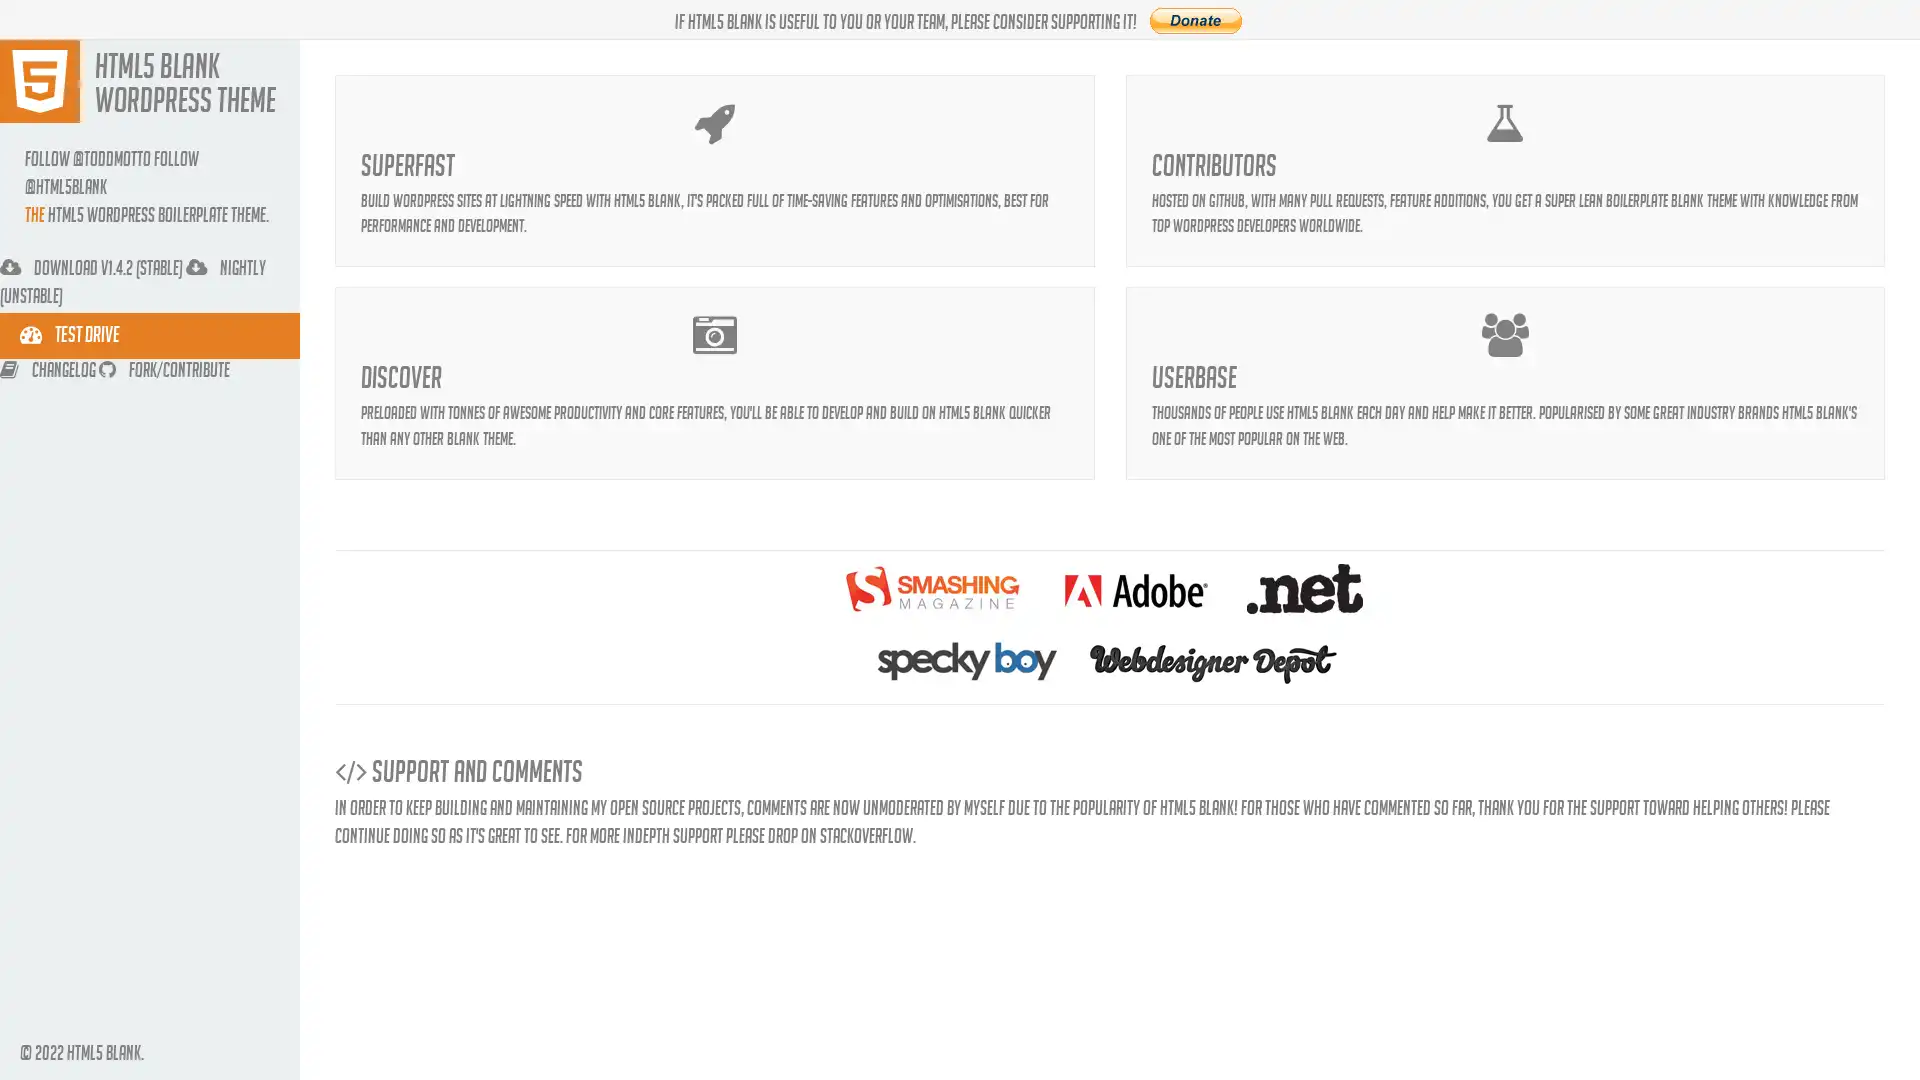  I want to click on PayPal  The safer, easier way to pay online., so click(1195, 20).